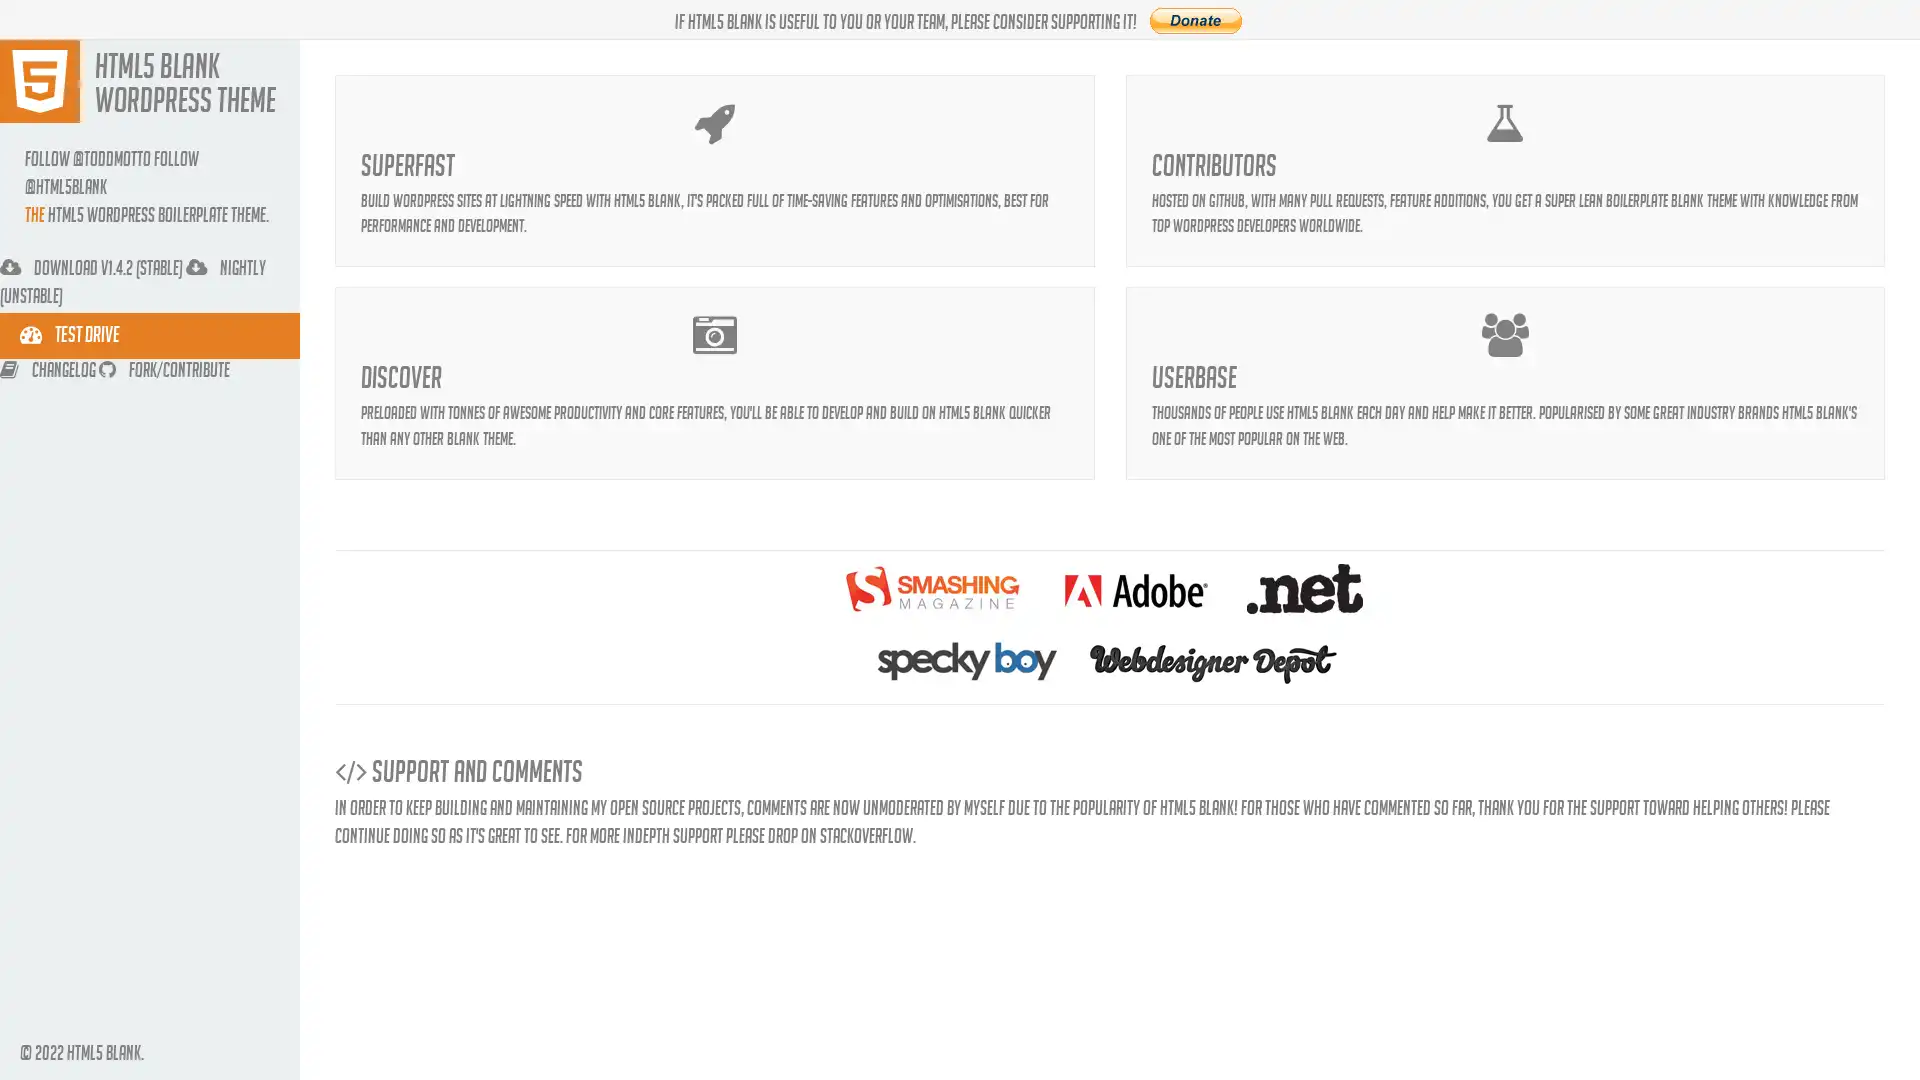  I want to click on PayPal  The safer, easier way to pay online., so click(1195, 20).